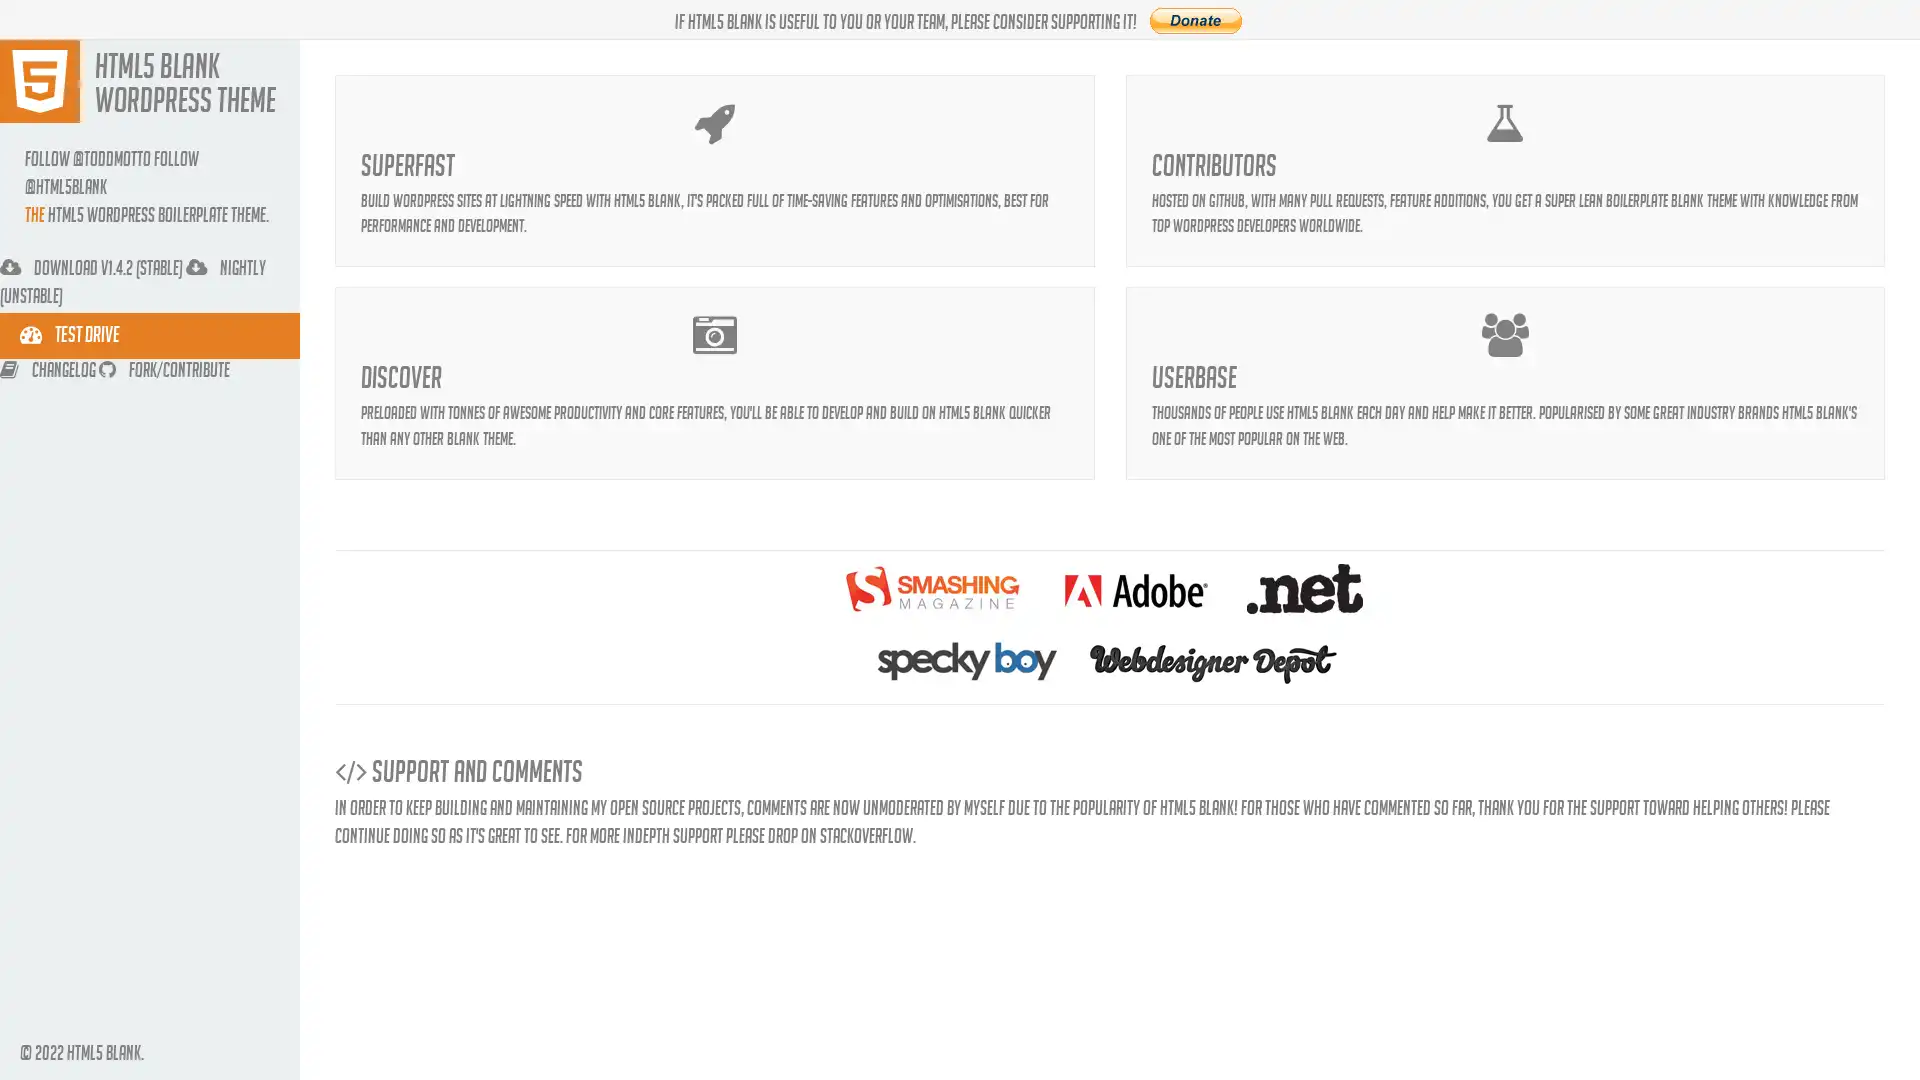  I want to click on PayPal  The safer, easier way to pay online., so click(1195, 20).